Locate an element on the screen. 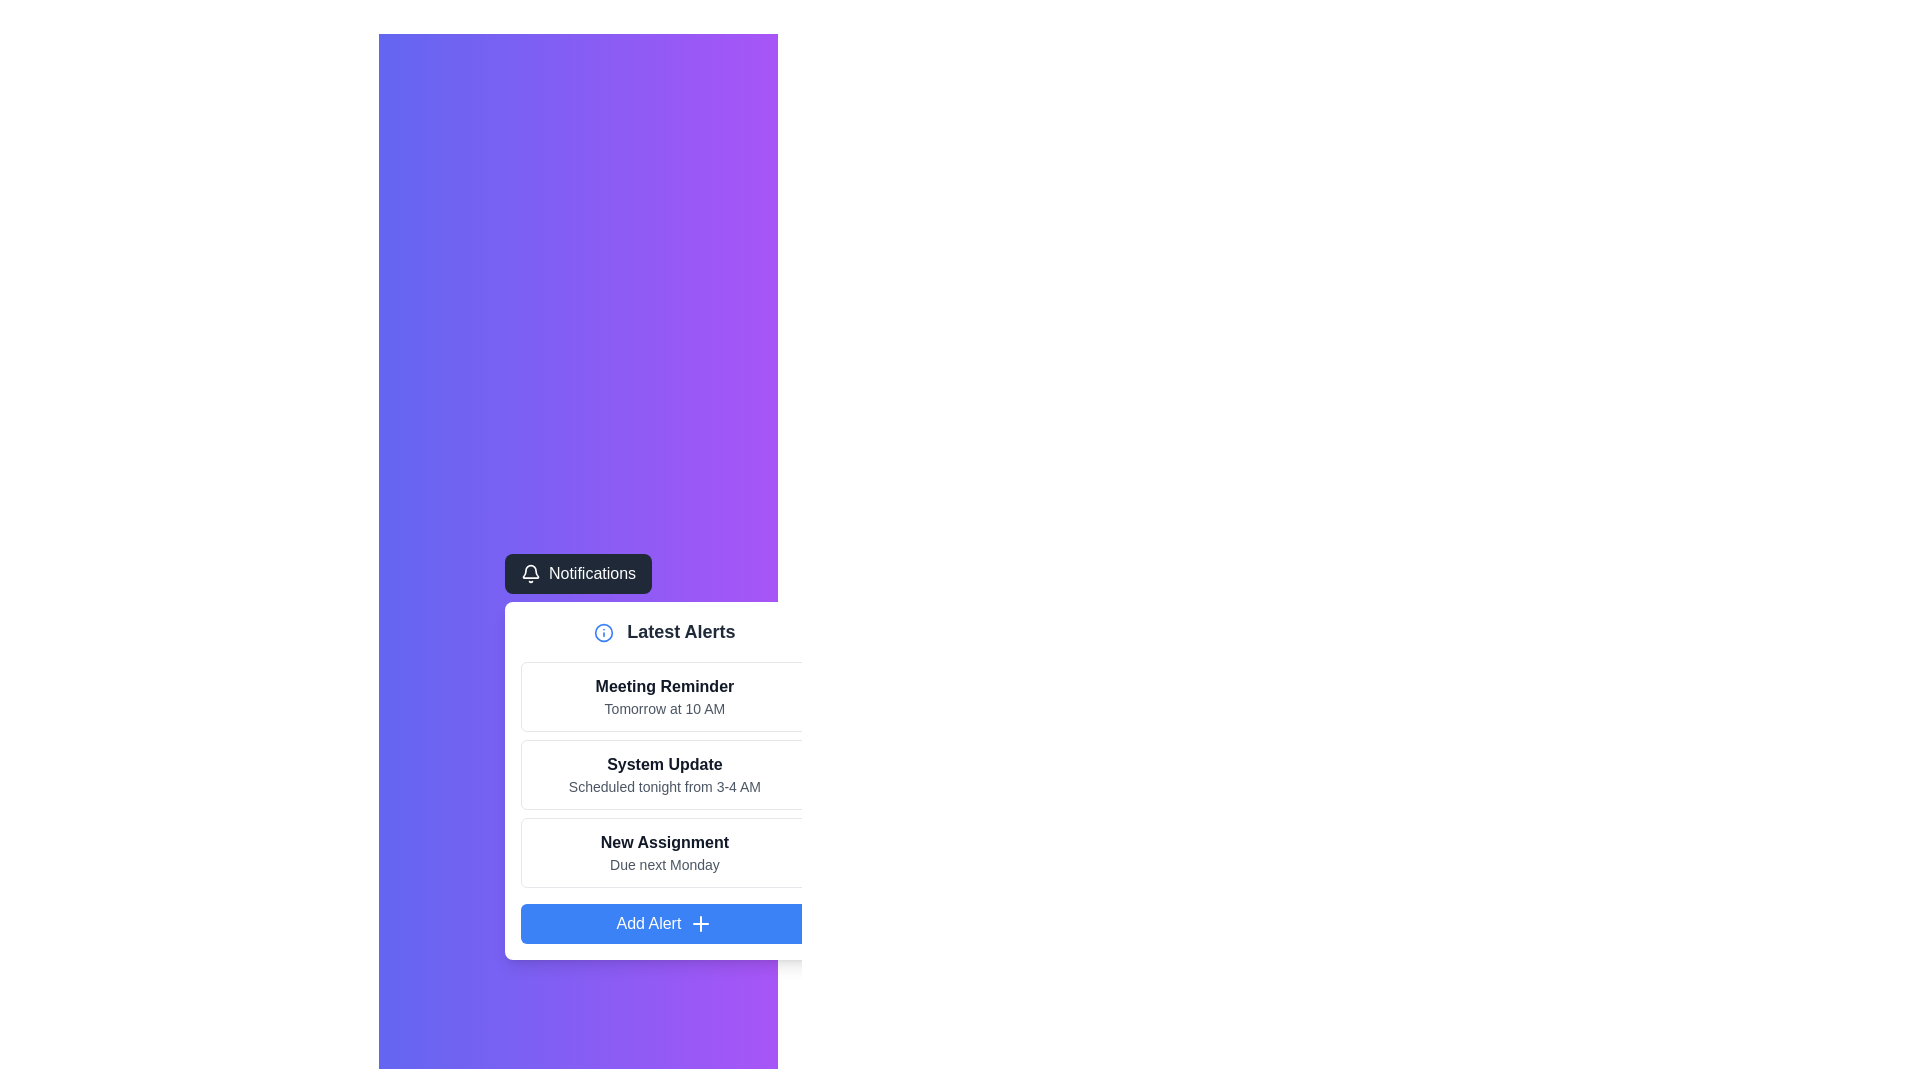 This screenshot has height=1080, width=1920. the bell icon located inside the 'Notifications' button is located at coordinates (530, 574).